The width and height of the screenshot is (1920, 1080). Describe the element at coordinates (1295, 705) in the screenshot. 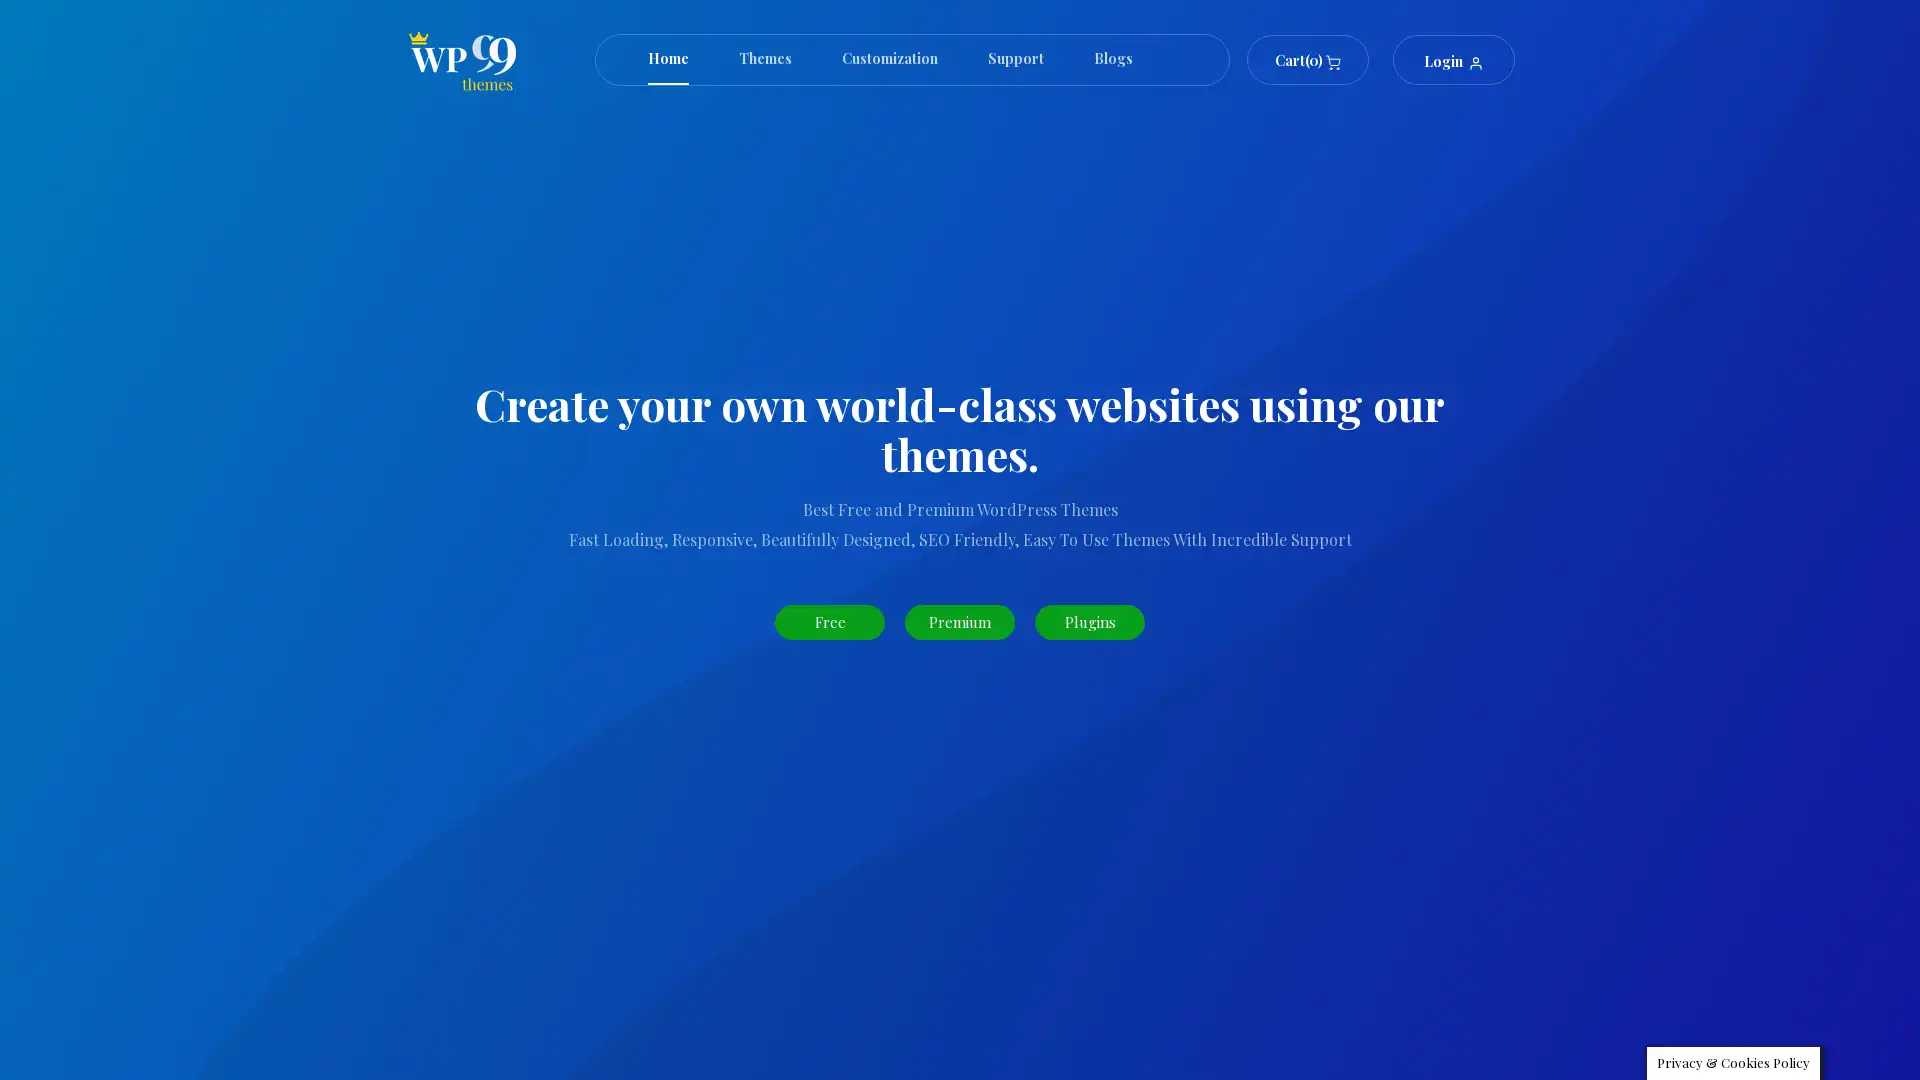

I see `Search` at that location.